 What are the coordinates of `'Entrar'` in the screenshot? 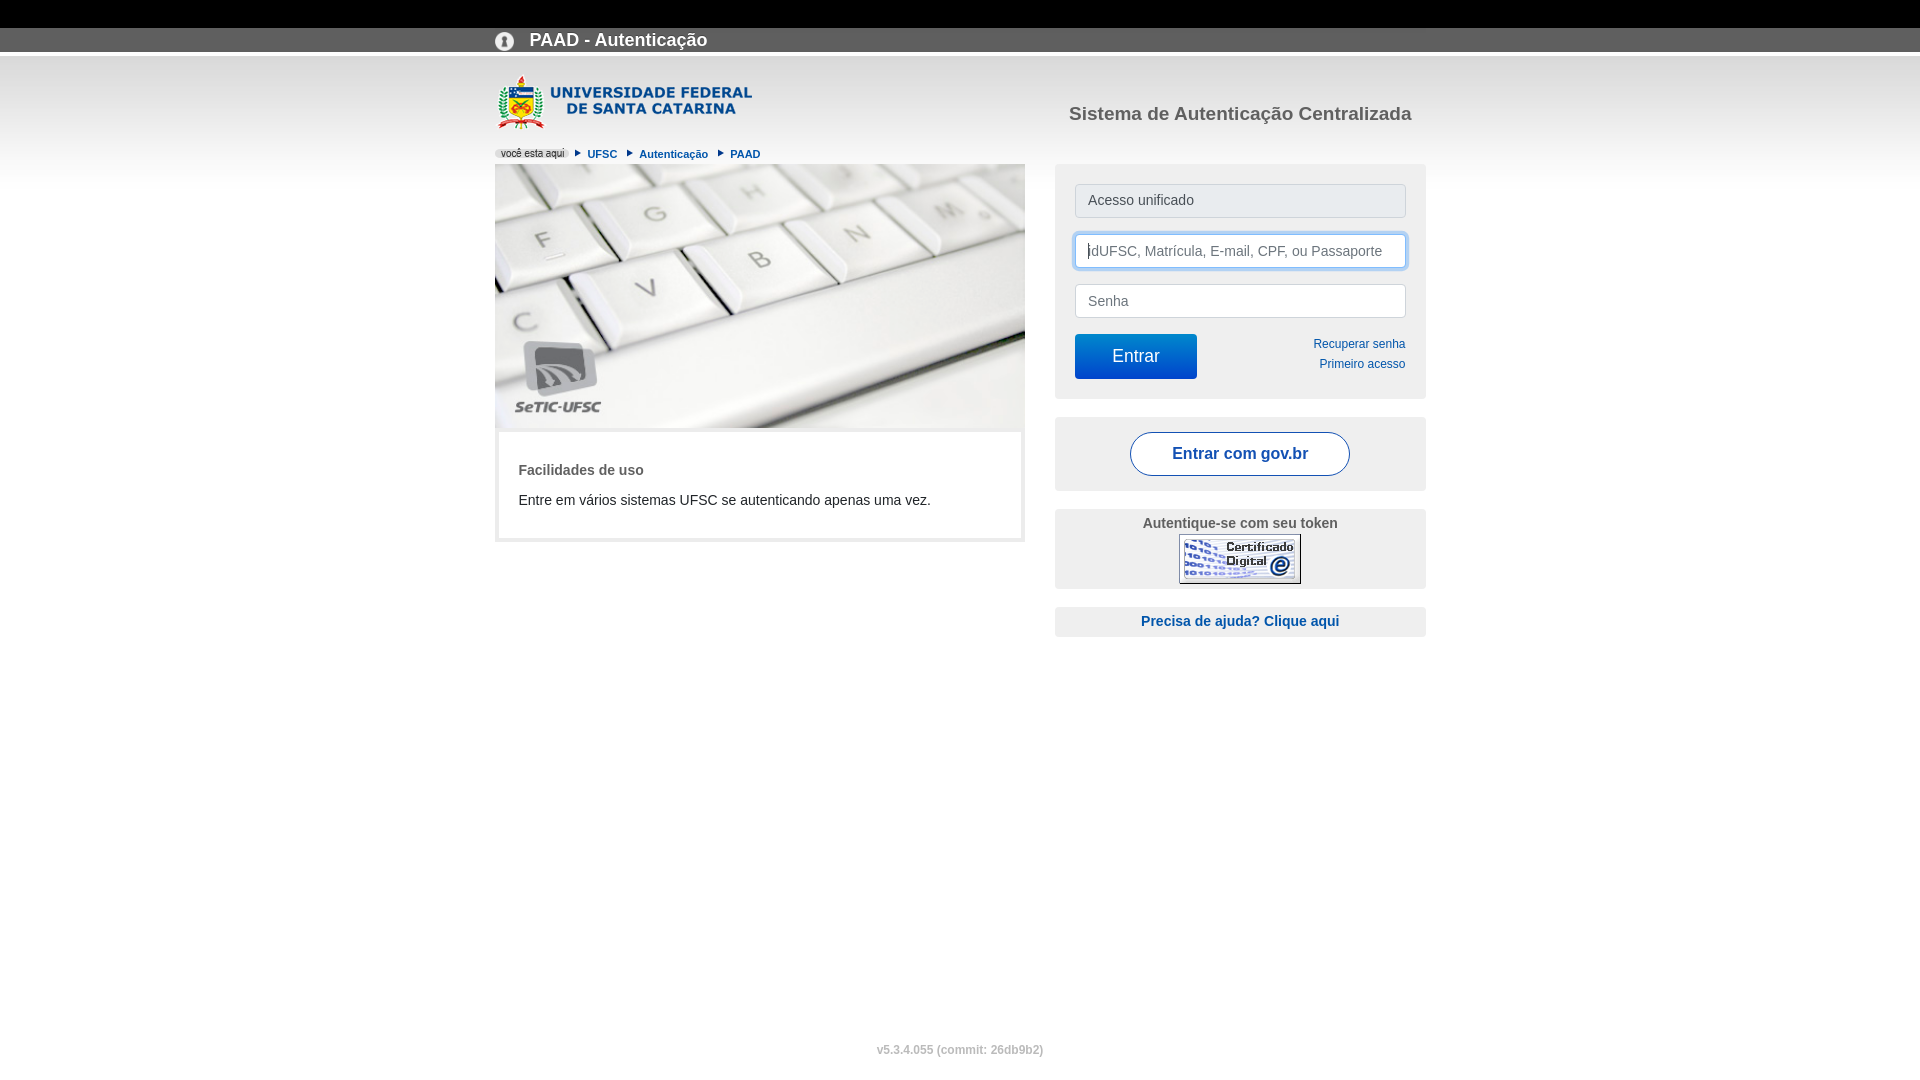 It's located at (1136, 355).